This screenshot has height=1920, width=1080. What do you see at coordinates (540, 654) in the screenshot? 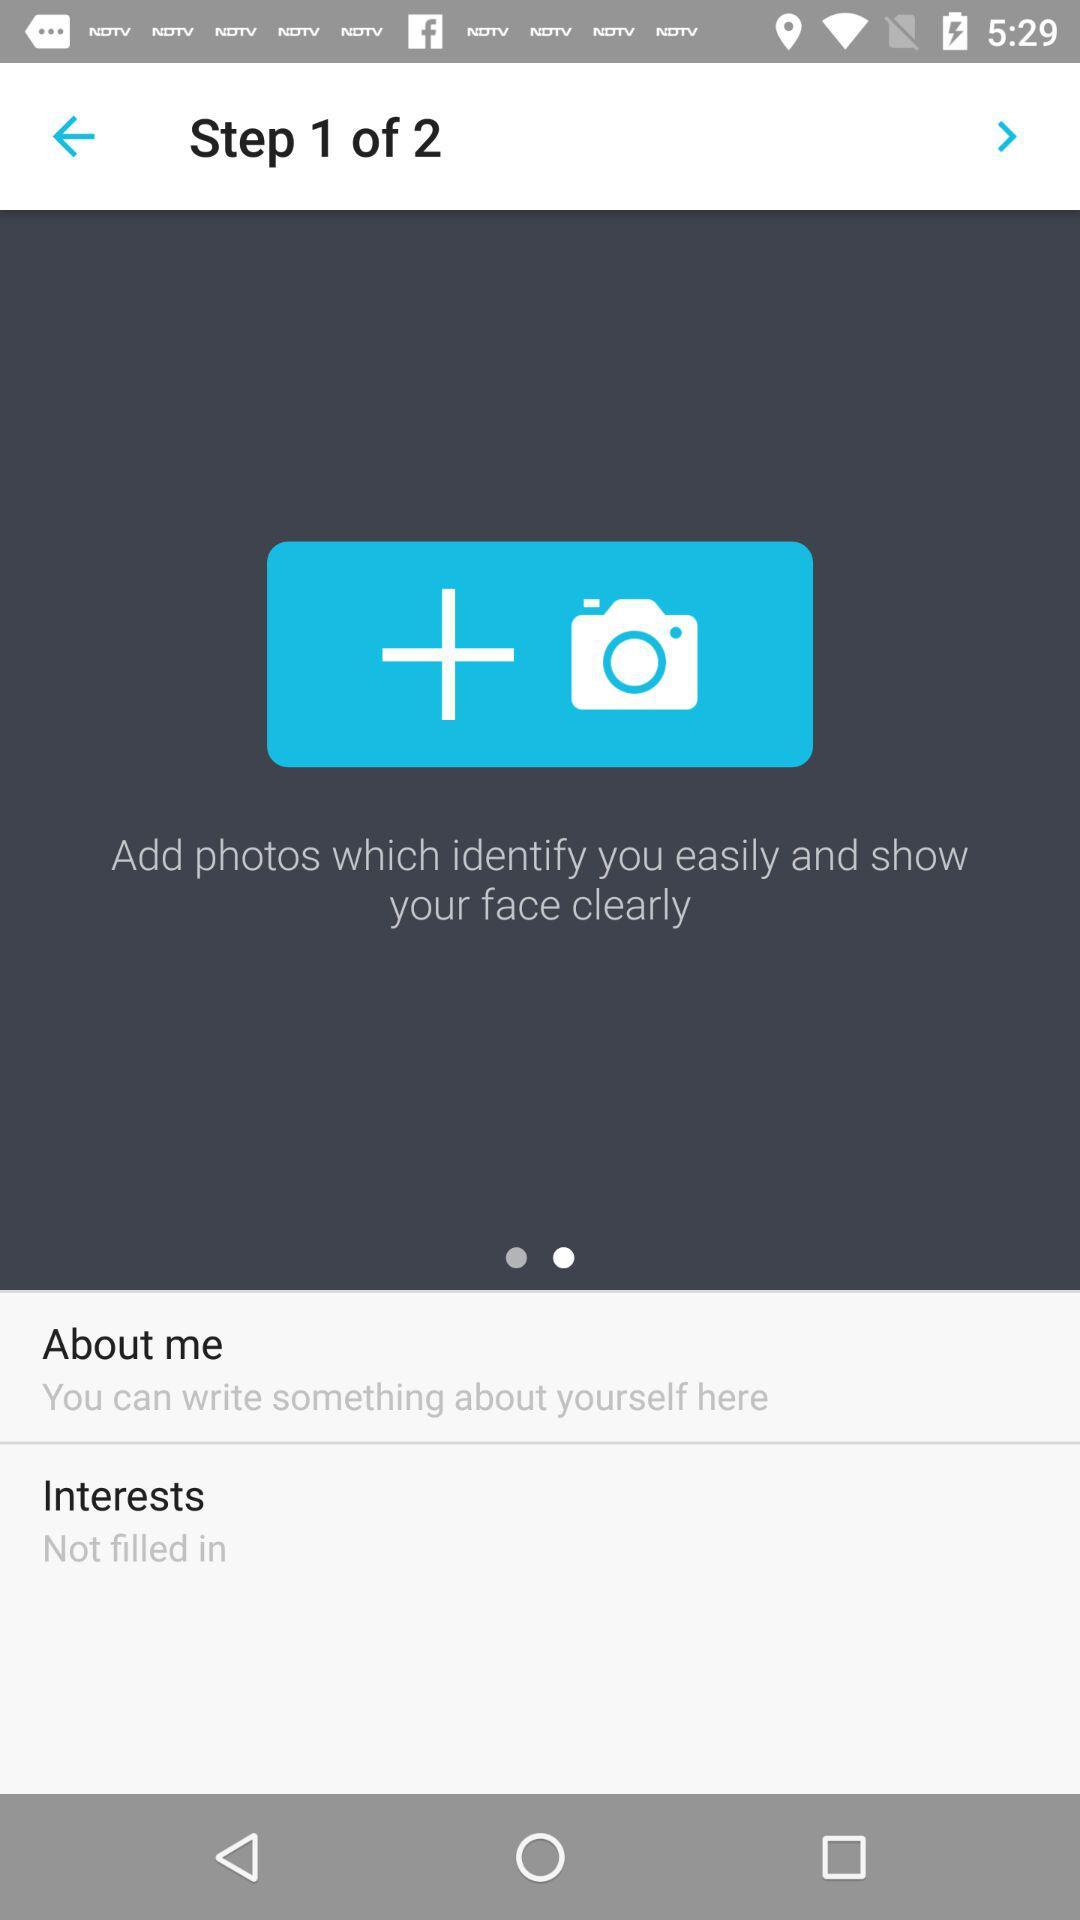
I see `the item below the step 1 of icon` at bounding box center [540, 654].